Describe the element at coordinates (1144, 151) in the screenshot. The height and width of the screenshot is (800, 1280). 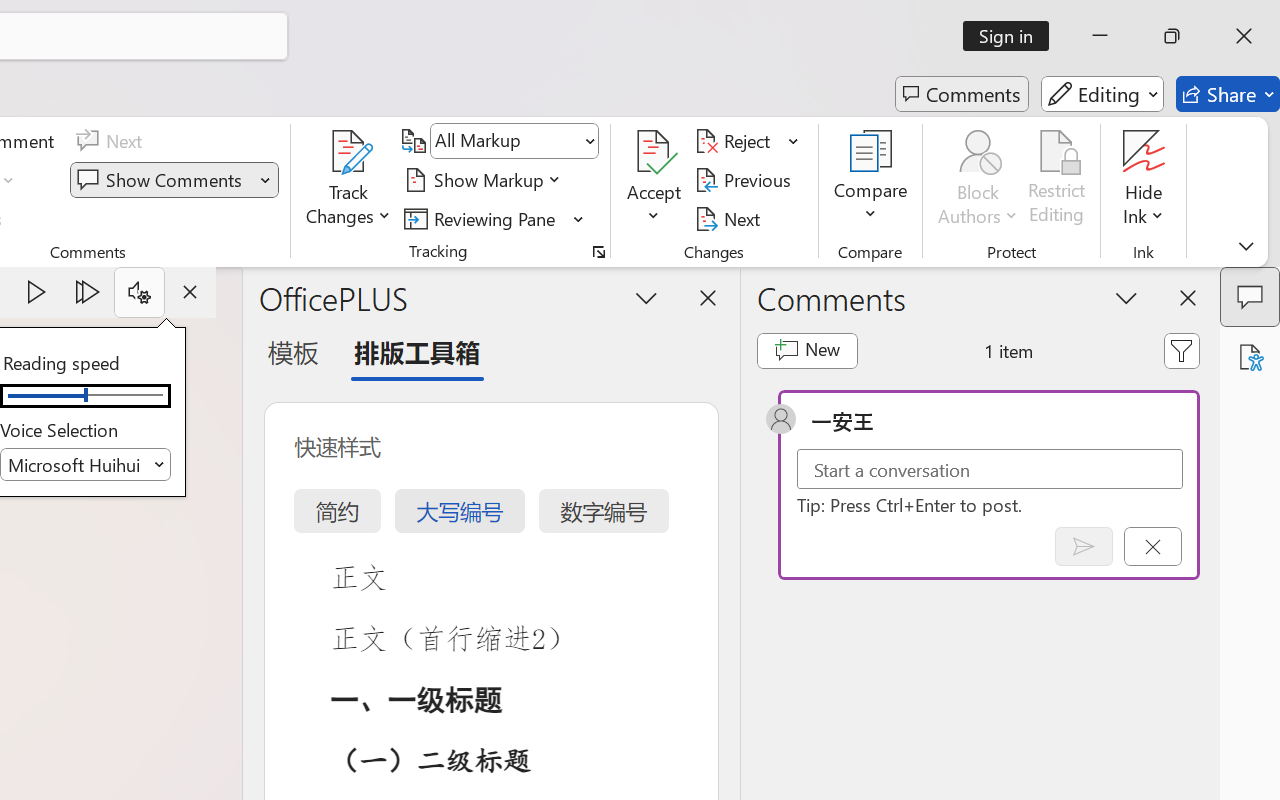
I see `'Hide Ink'` at that location.